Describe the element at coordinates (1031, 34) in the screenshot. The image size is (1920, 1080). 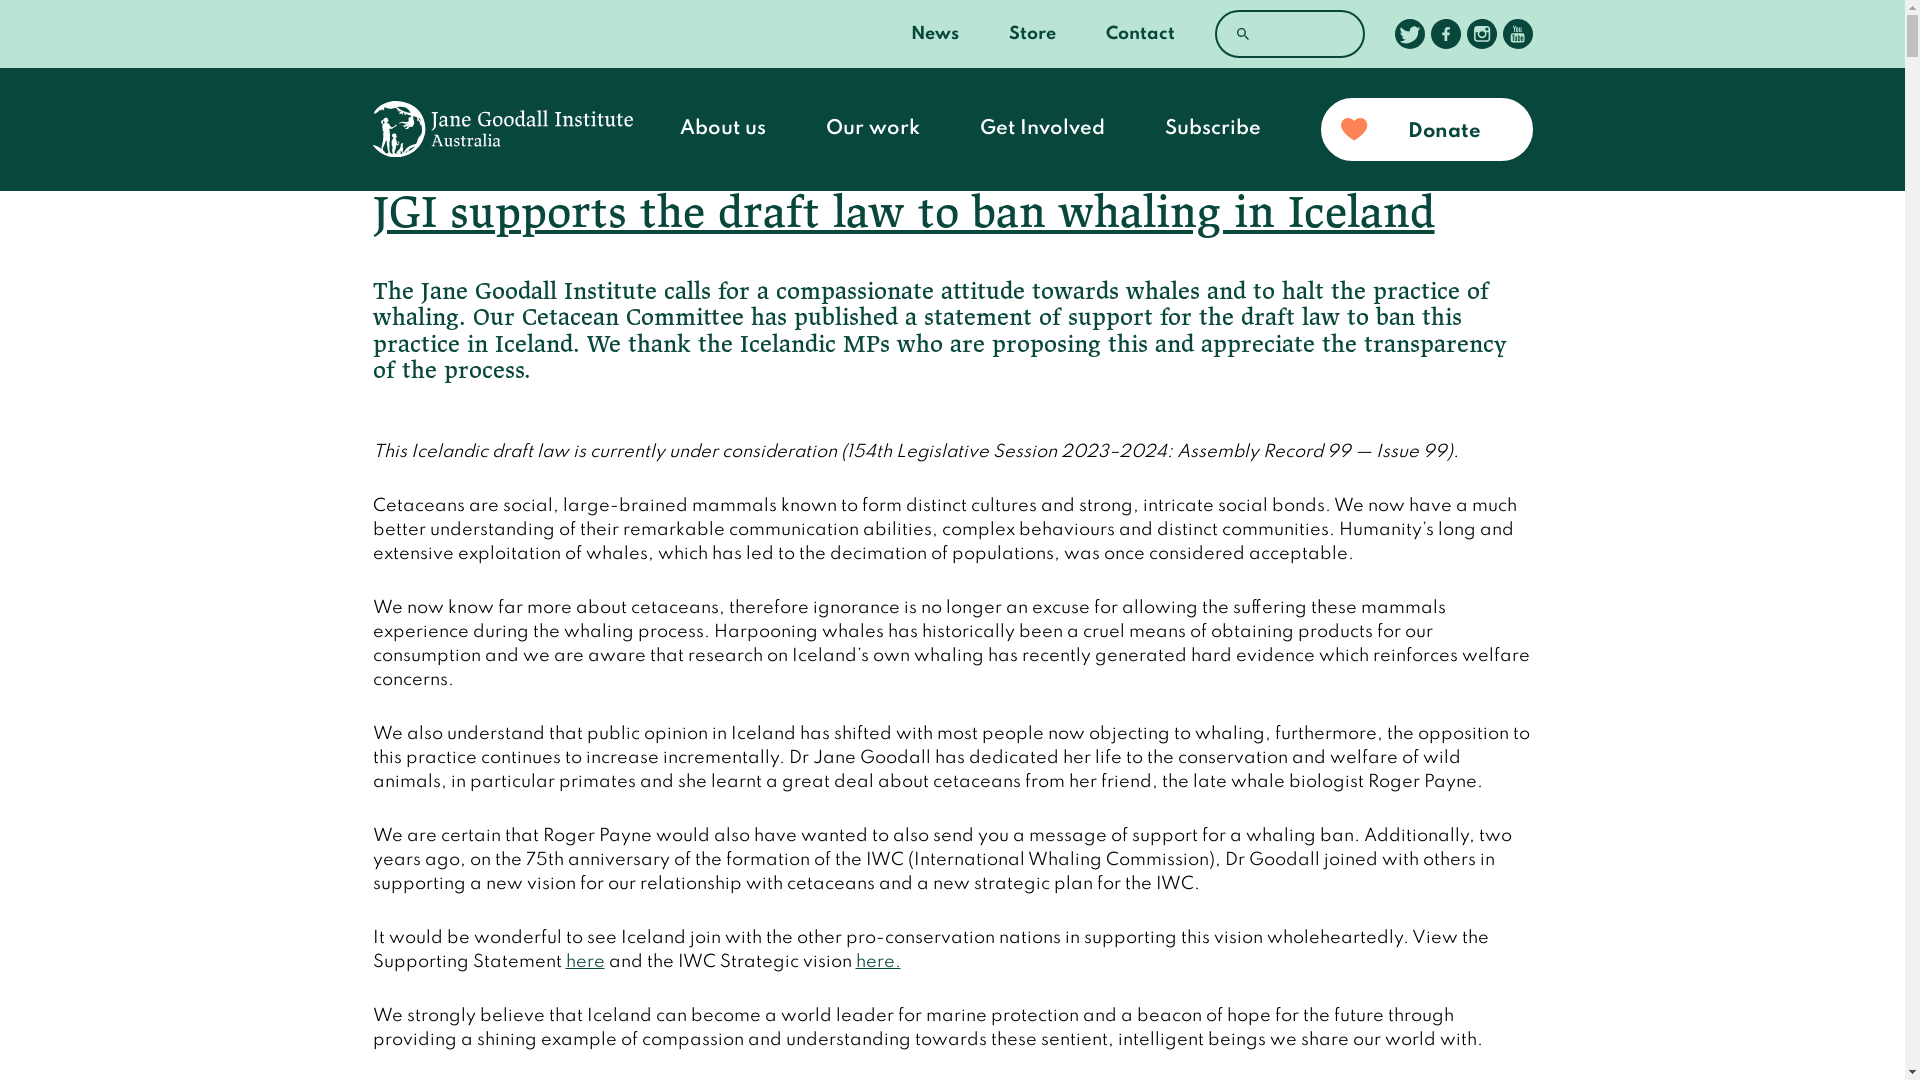
I see `'Store'` at that location.